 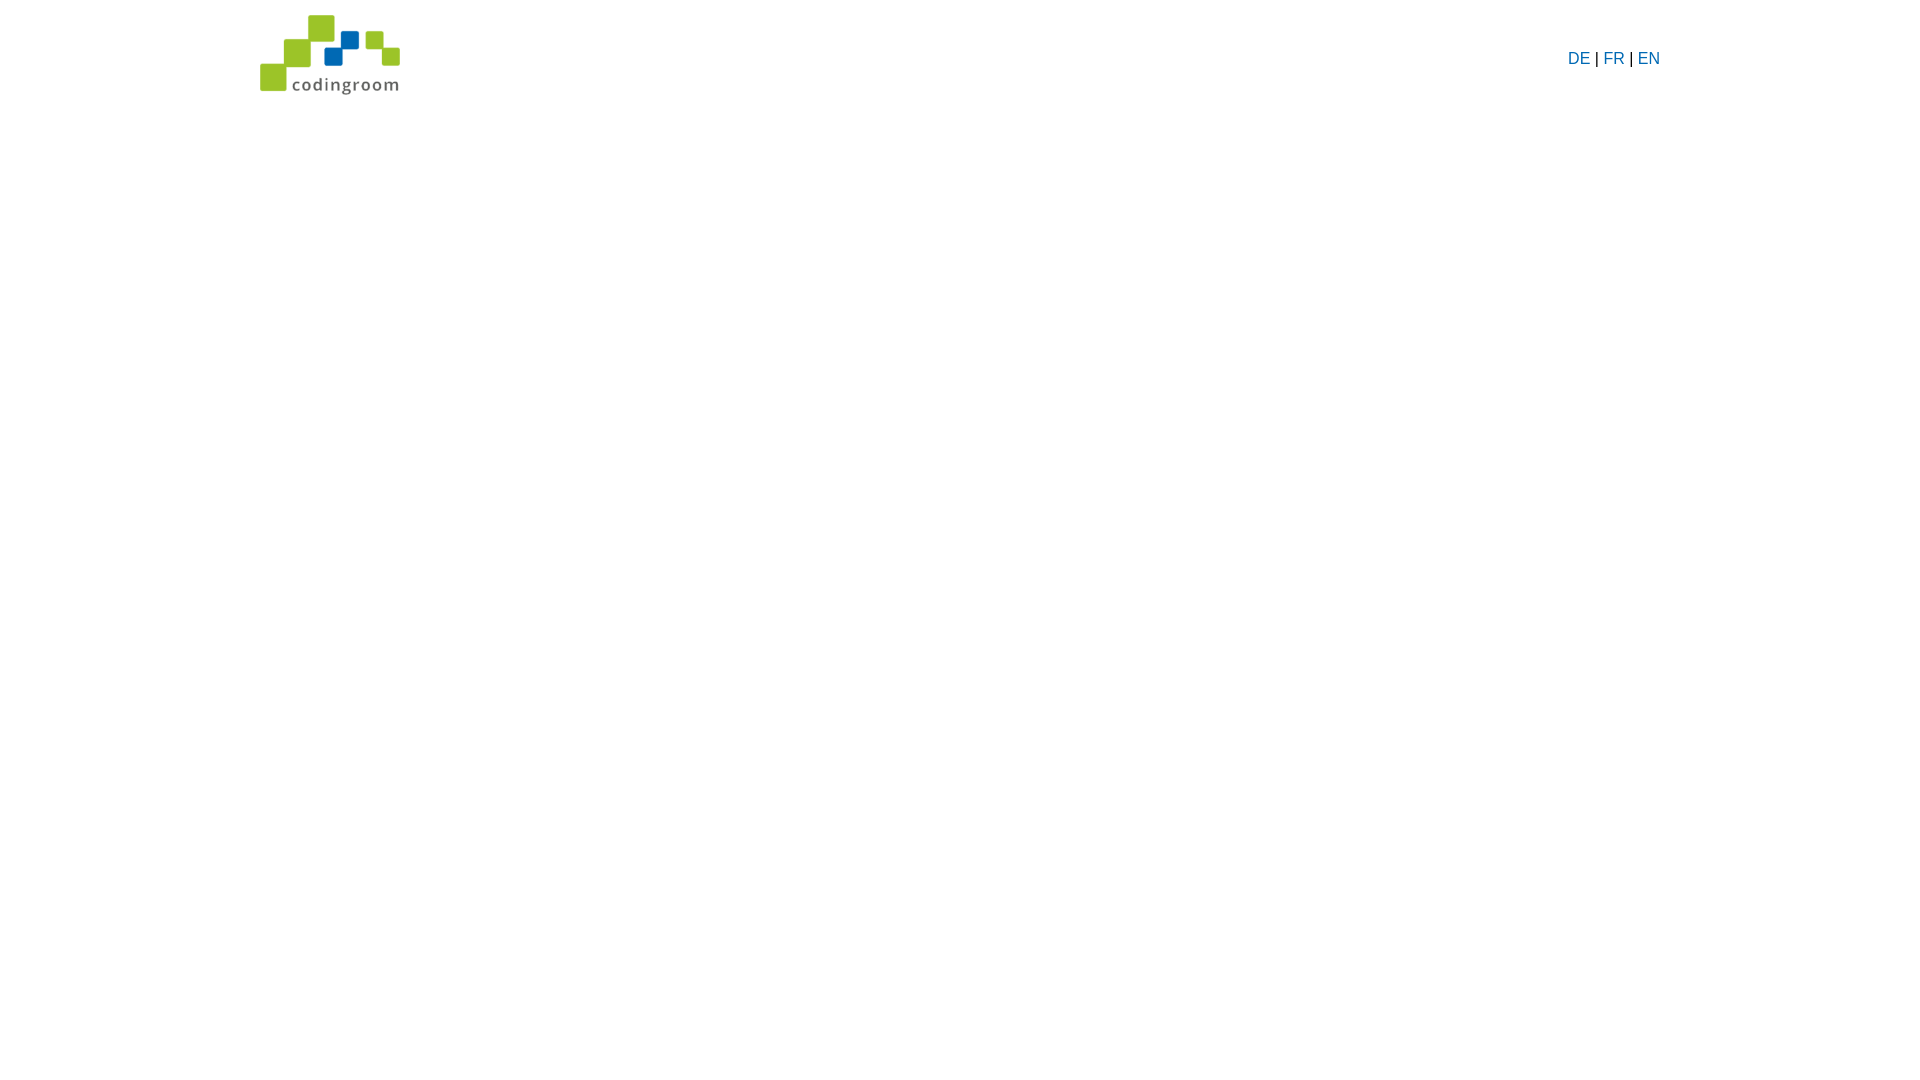 I want to click on 'DE', so click(x=1578, y=57).